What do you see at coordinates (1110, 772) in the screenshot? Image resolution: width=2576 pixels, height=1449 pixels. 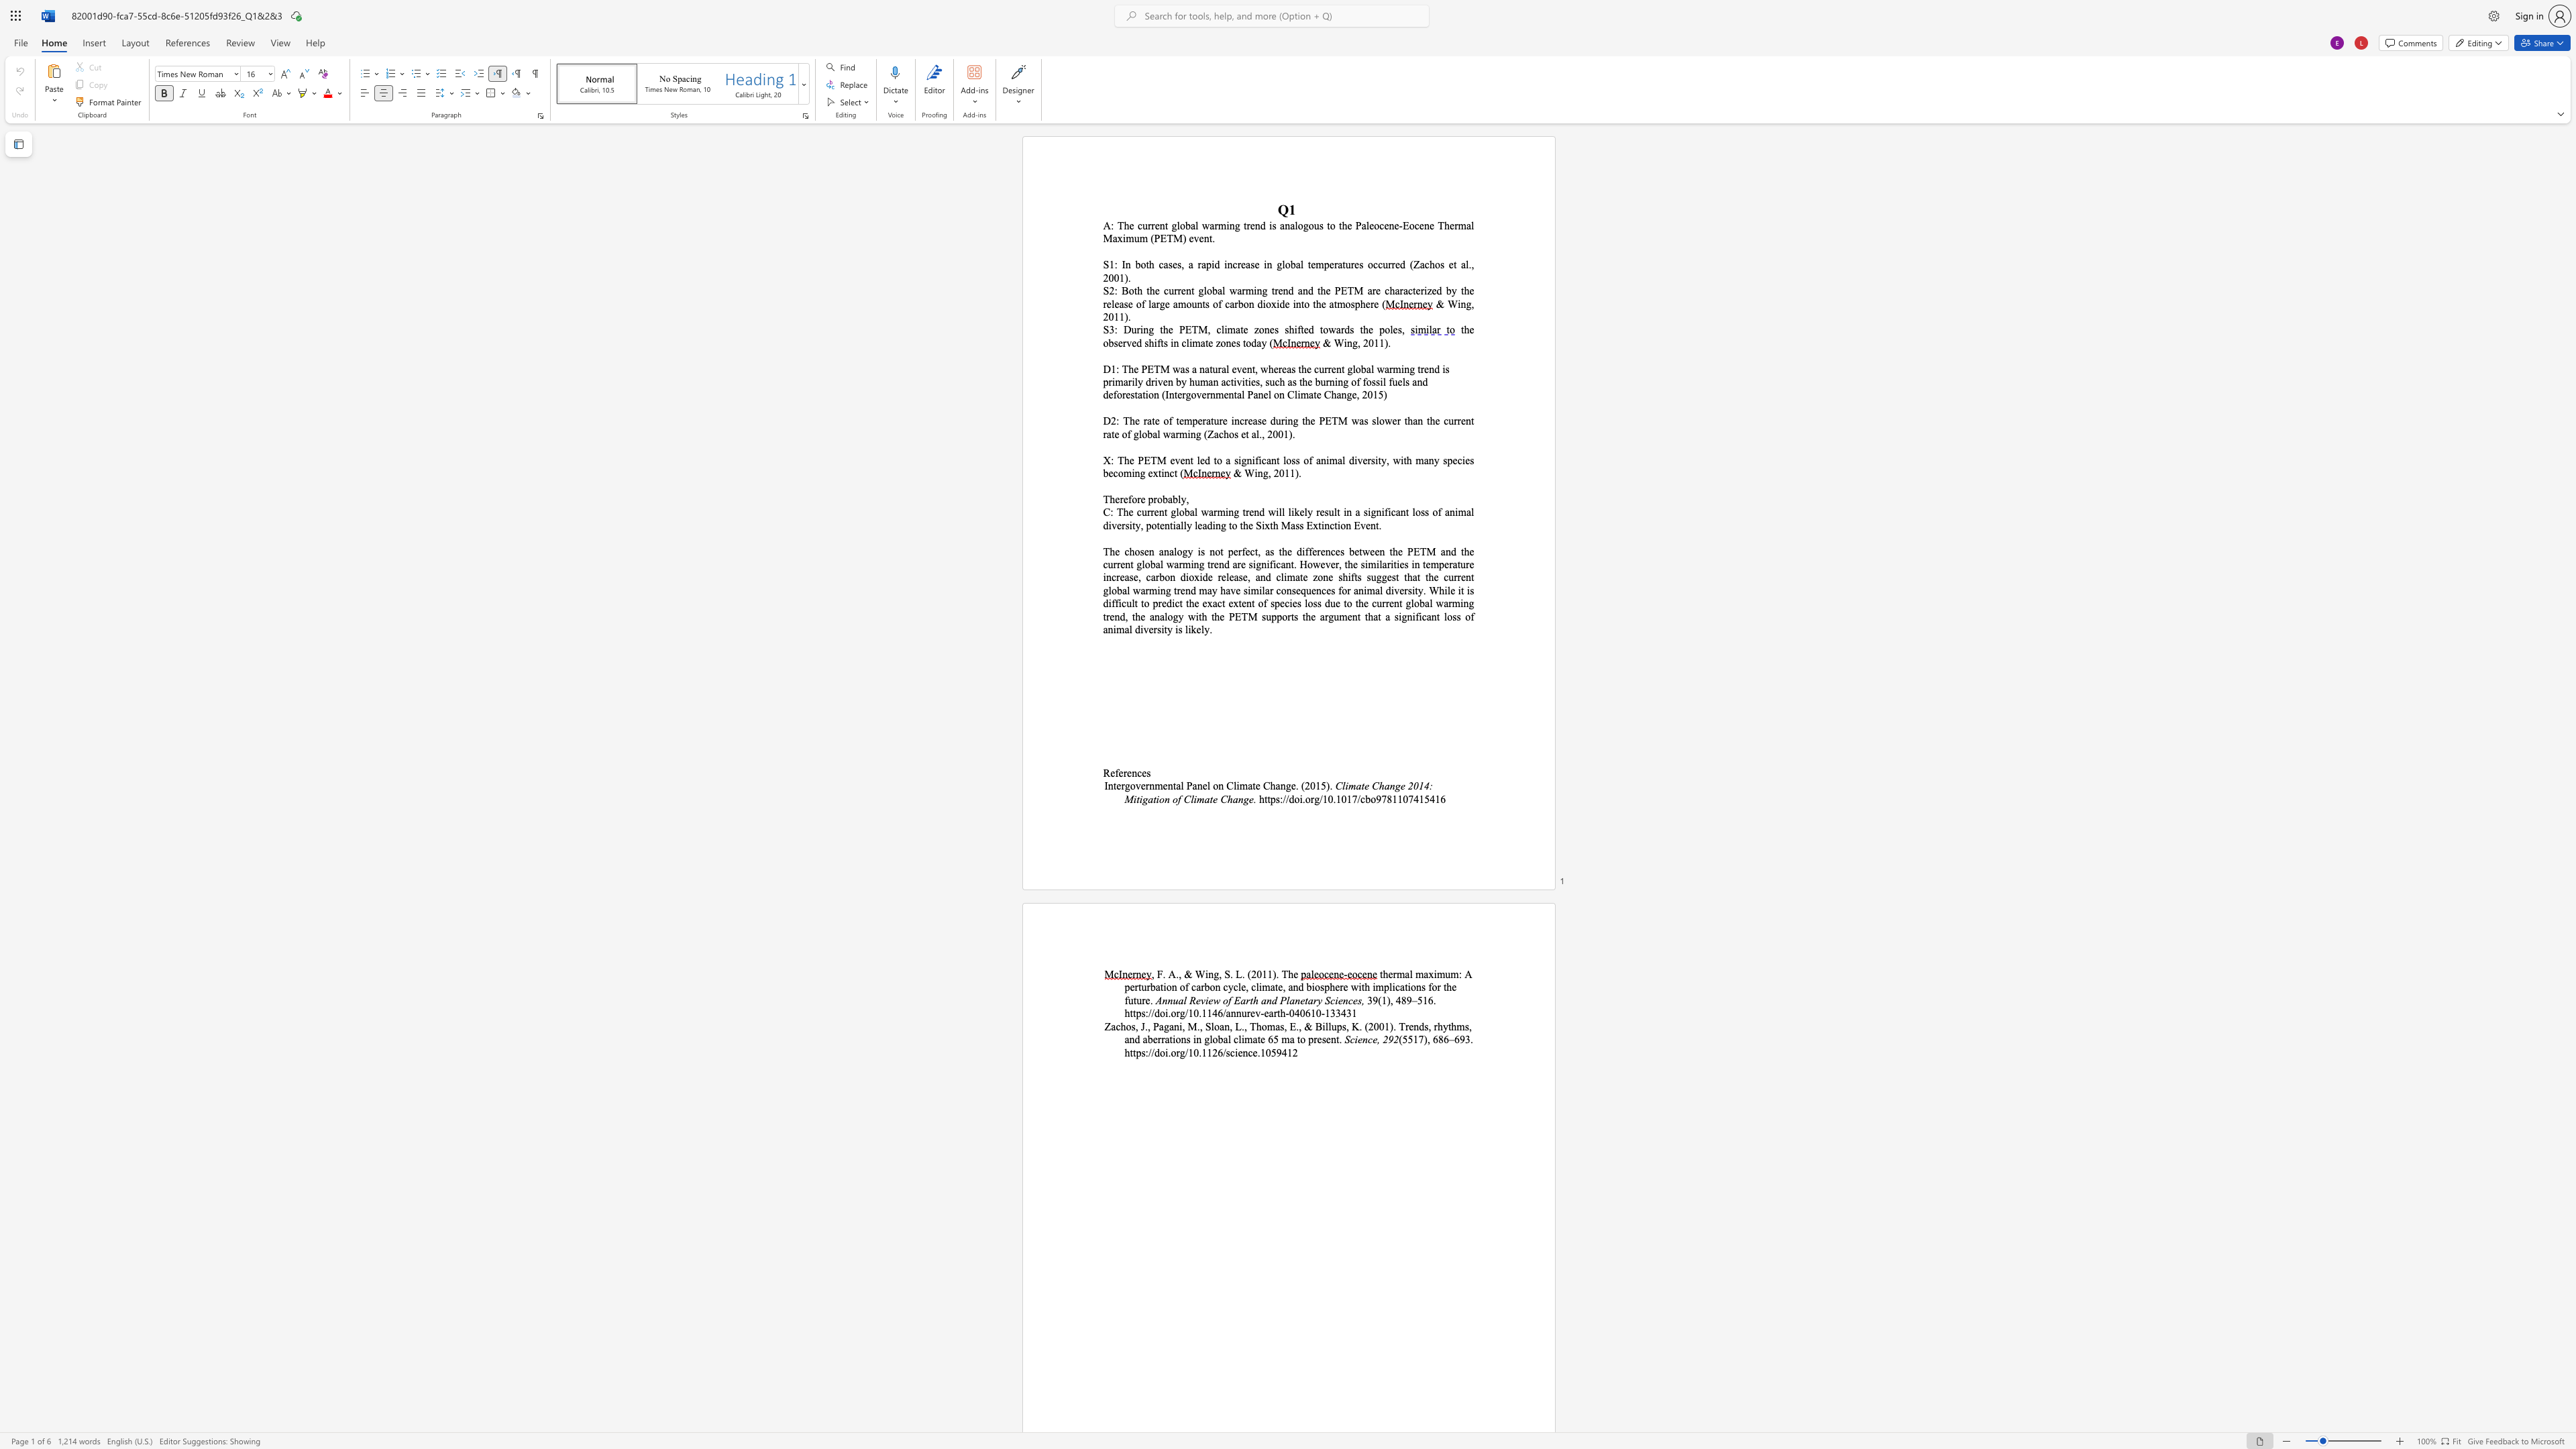 I see `the subset text "eferenc" within the text "References"` at bounding box center [1110, 772].